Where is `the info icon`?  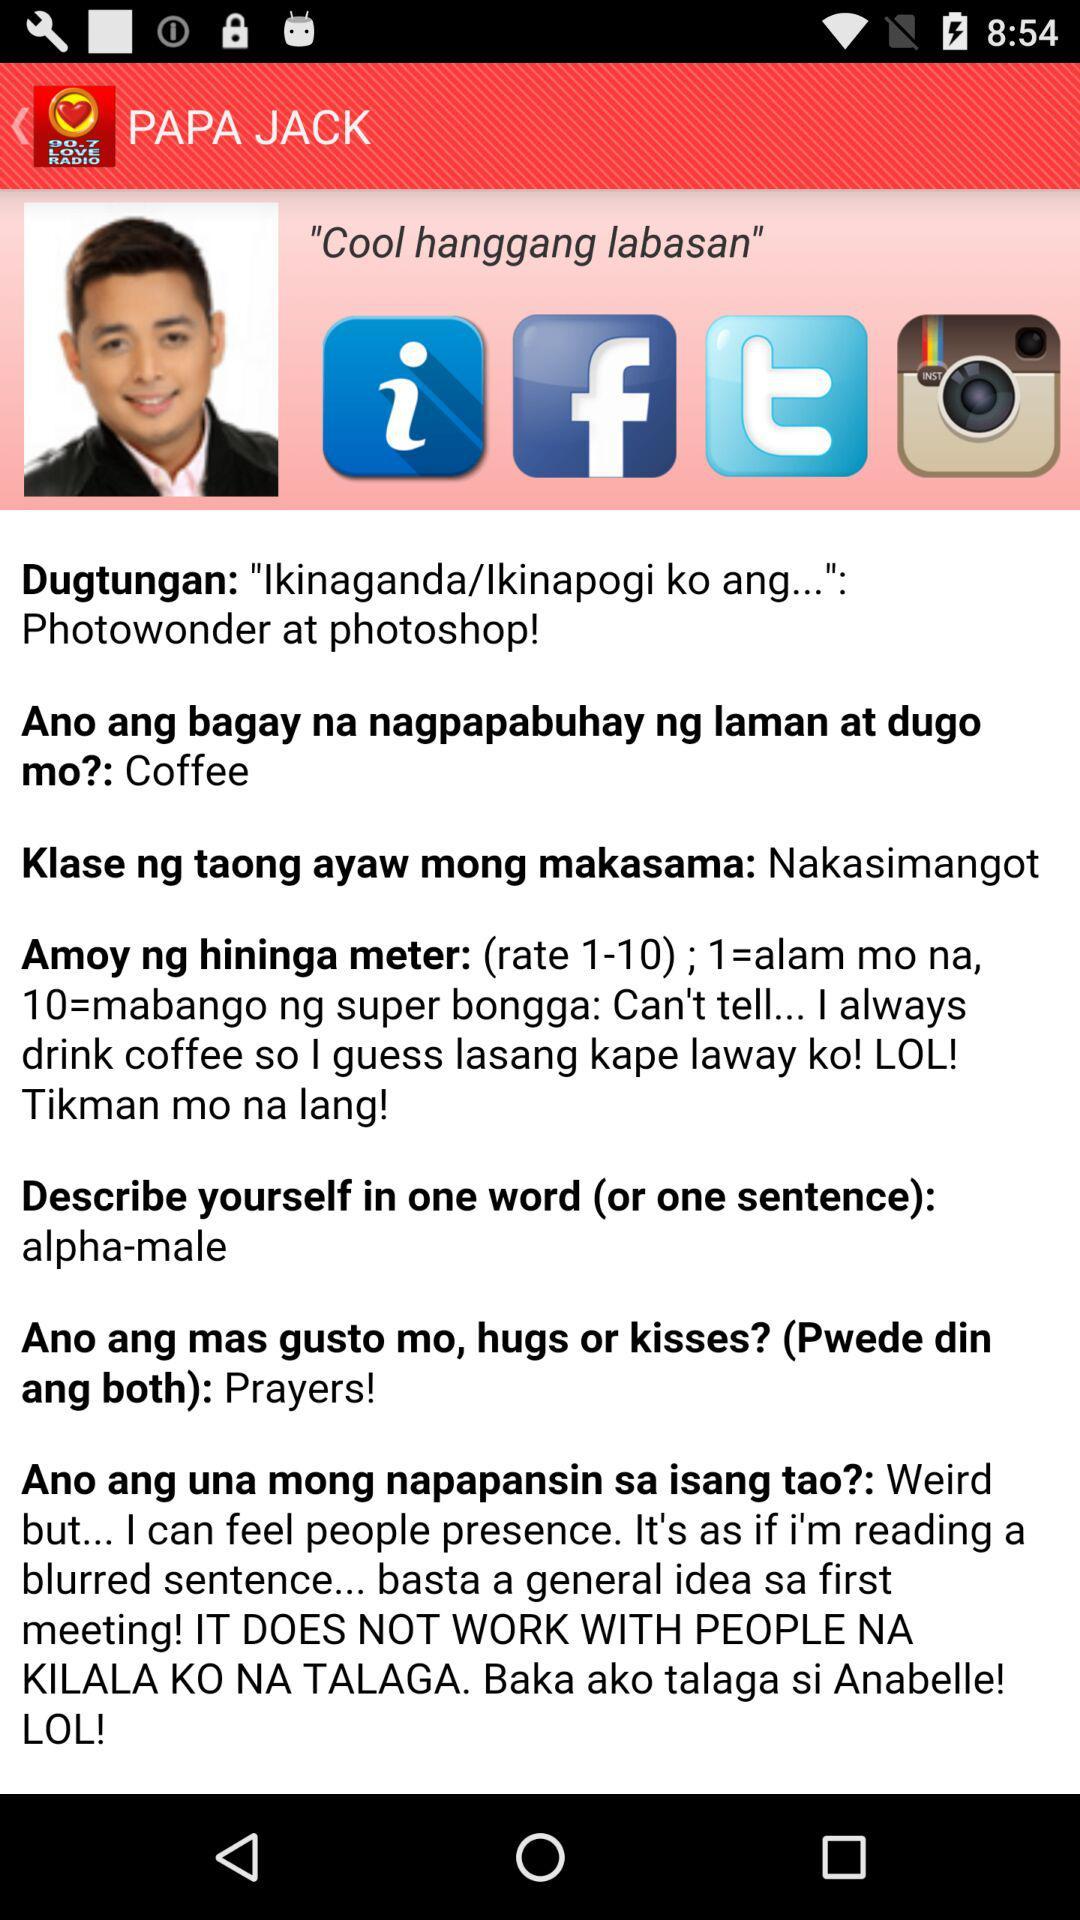
the info icon is located at coordinates (403, 422).